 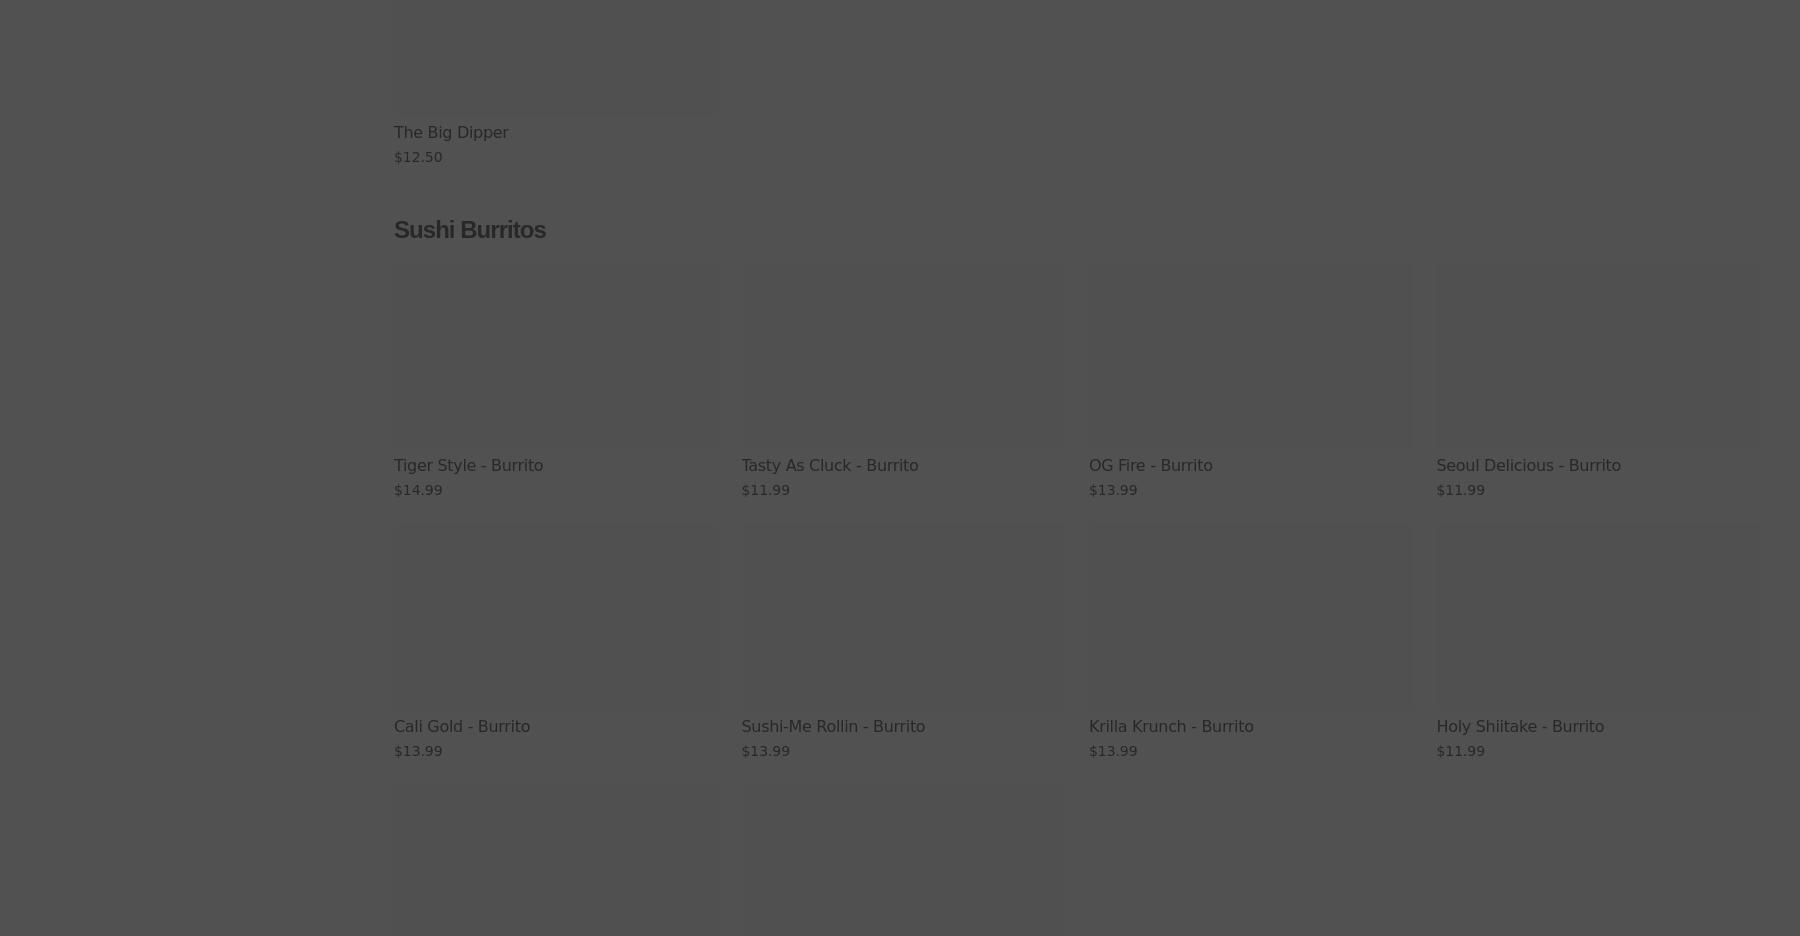 I want to click on 'Krilla Krunch - Burrito', so click(x=1170, y=725).